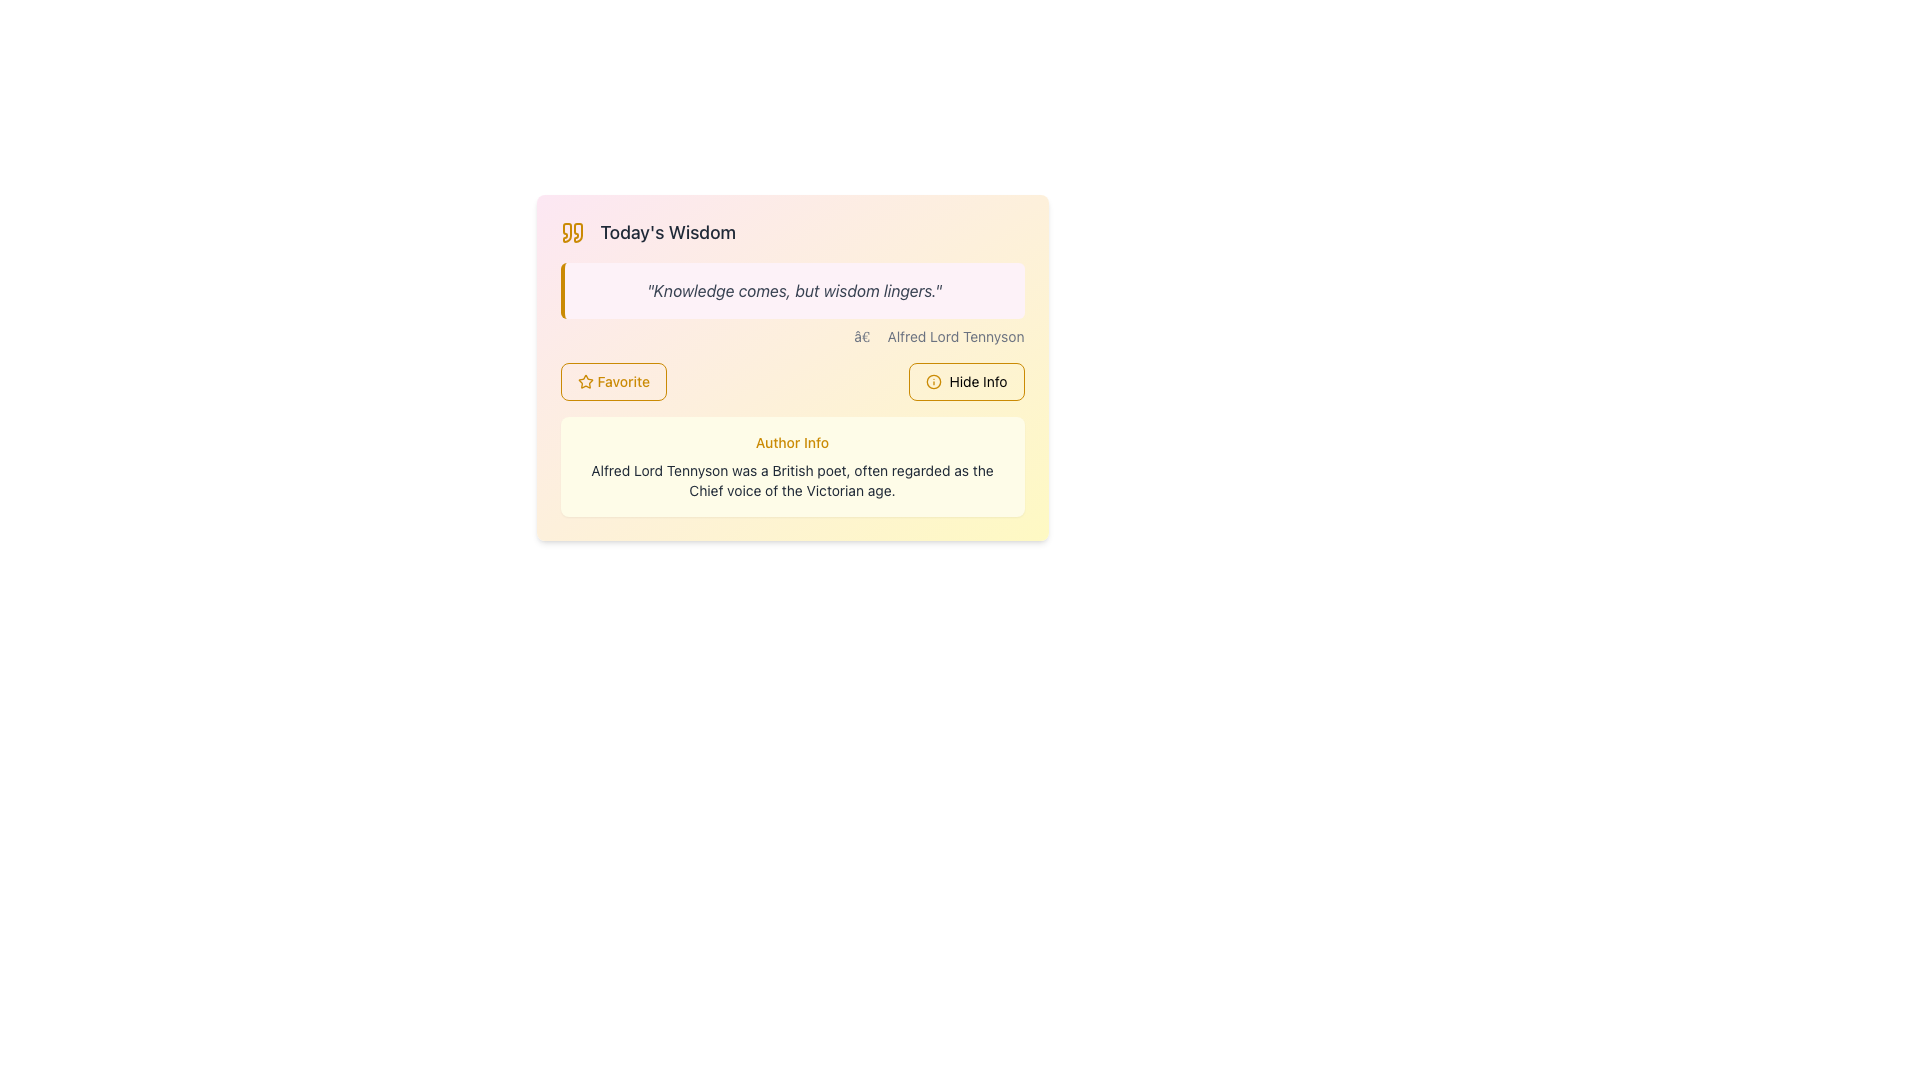 Image resolution: width=1920 pixels, height=1080 pixels. Describe the element at coordinates (576, 231) in the screenshot. I see `the rightmost graphical icon representing a quotation mark in the 'Today's Wisdom' panel, which is located at the top left corner of the panel` at that location.